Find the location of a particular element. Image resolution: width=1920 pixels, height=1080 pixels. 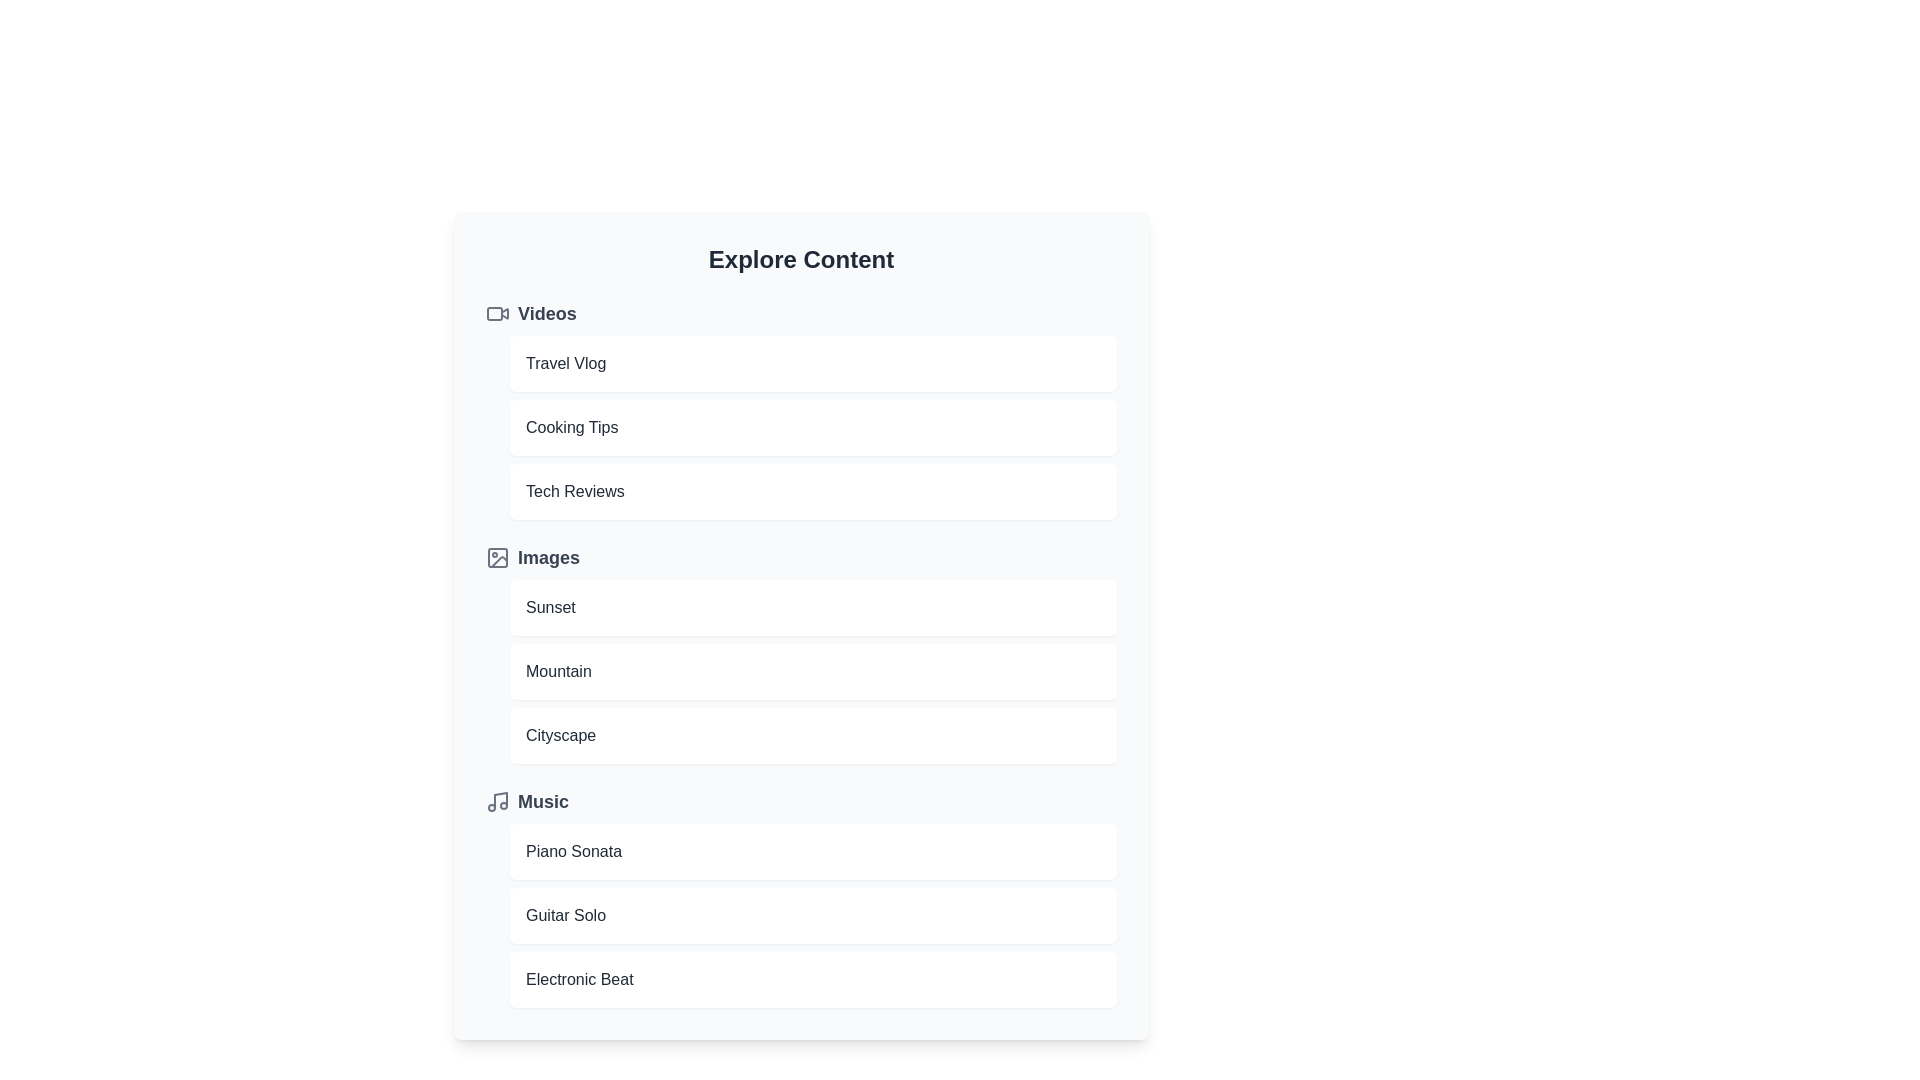

the item Sunset to open it is located at coordinates (813, 607).